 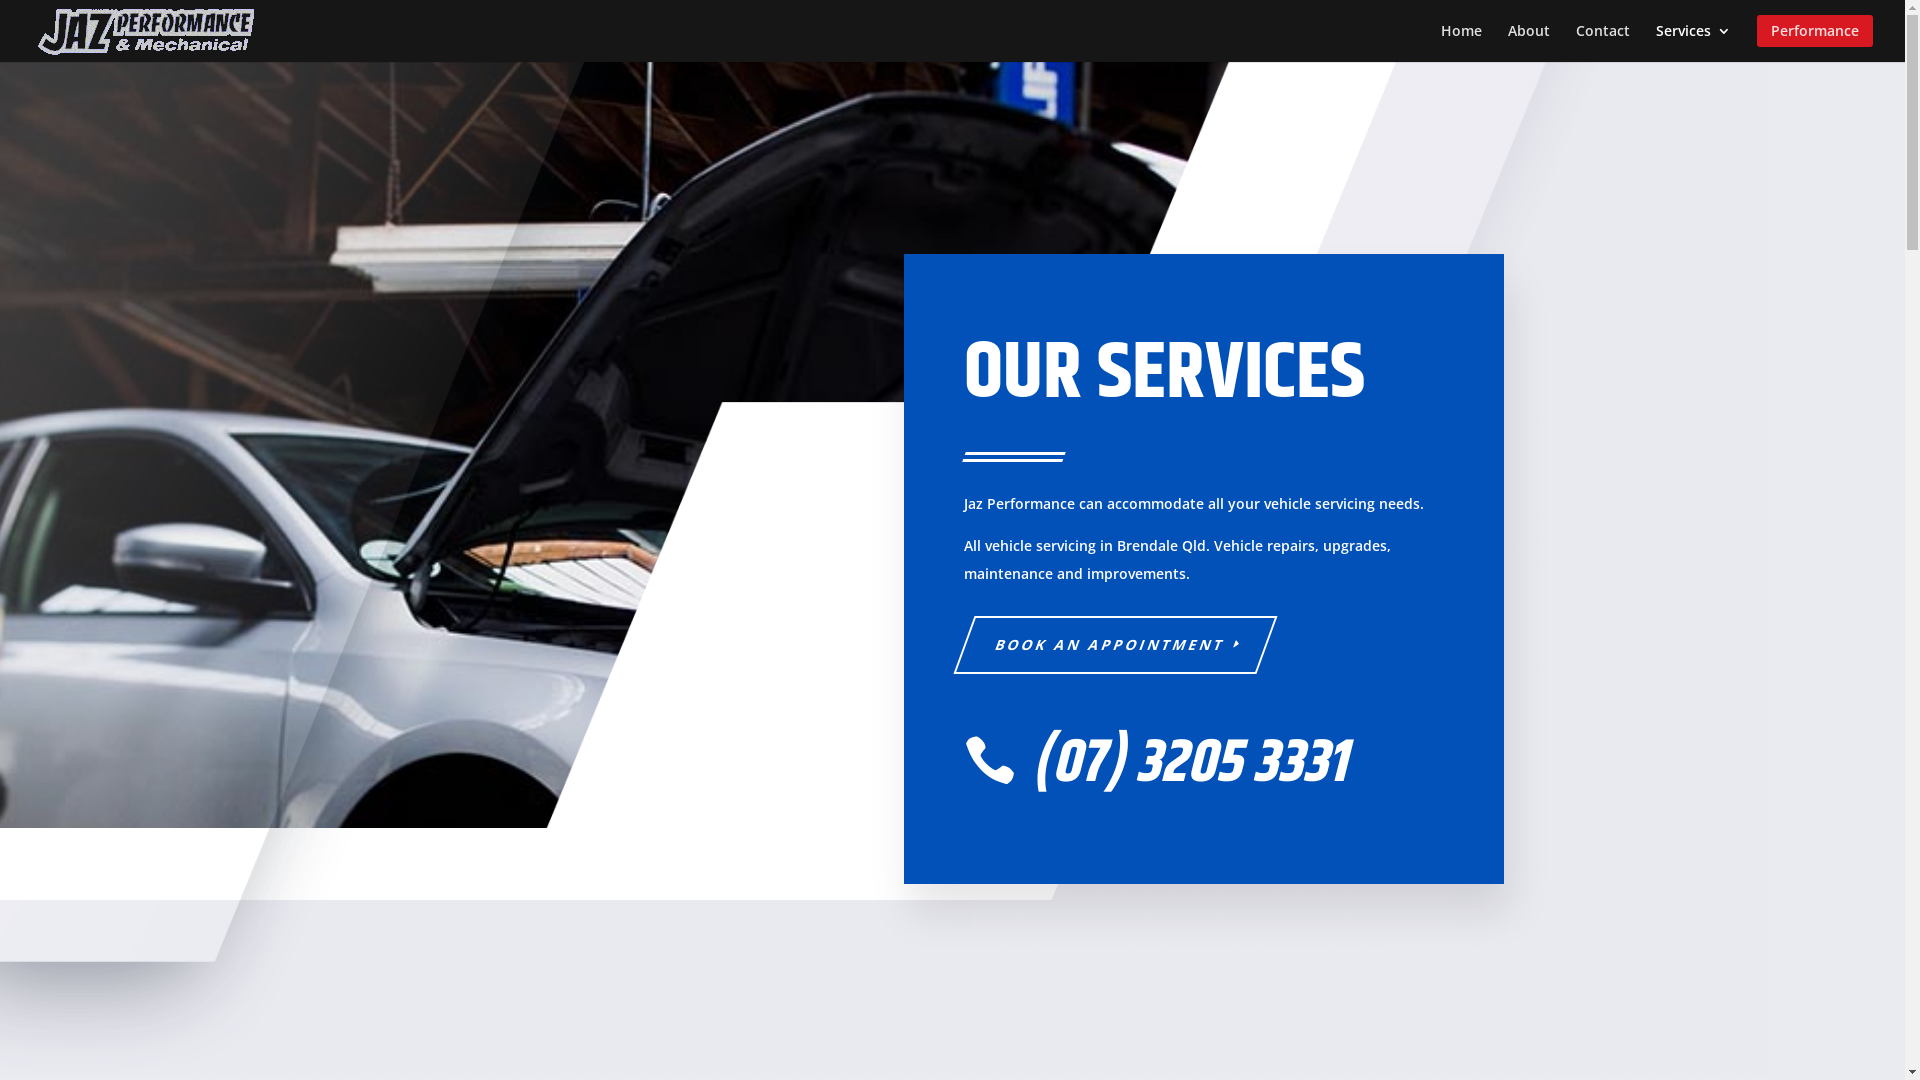 What do you see at coordinates (1692, 38) in the screenshot?
I see `'Services'` at bounding box center [1692, 38].